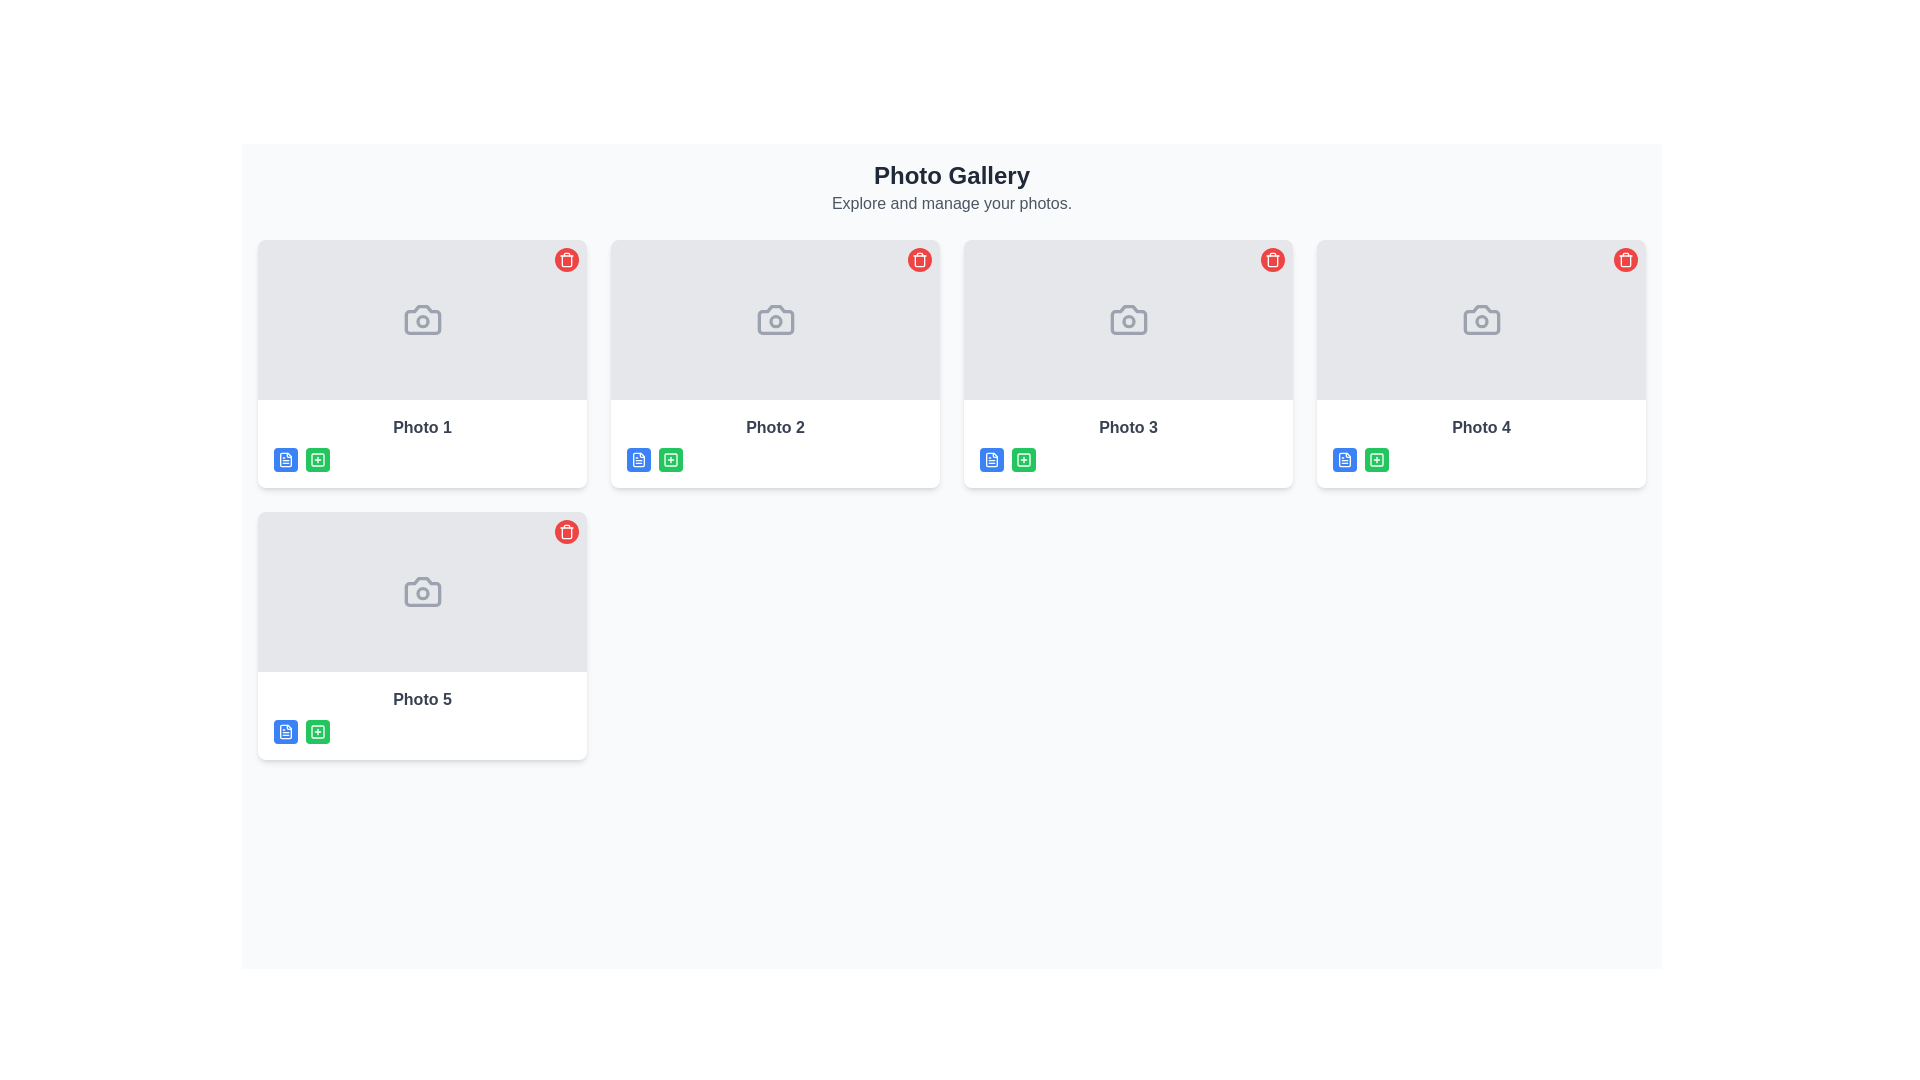 This screenshot has width=1920, height=1080. What do you see at coordinates (316, 732) in the screenshot?
I see `the green rounded rectangle button with a '+' symbol located in the lower-left section of the 'Photo 5' card` at bounding box center [316, 732].